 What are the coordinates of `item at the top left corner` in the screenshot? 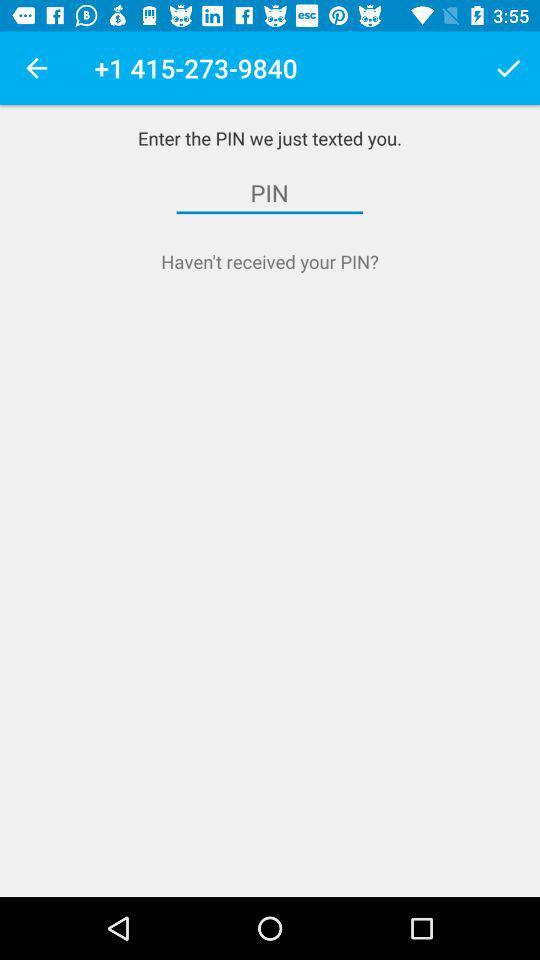 It's located at (36, 68).